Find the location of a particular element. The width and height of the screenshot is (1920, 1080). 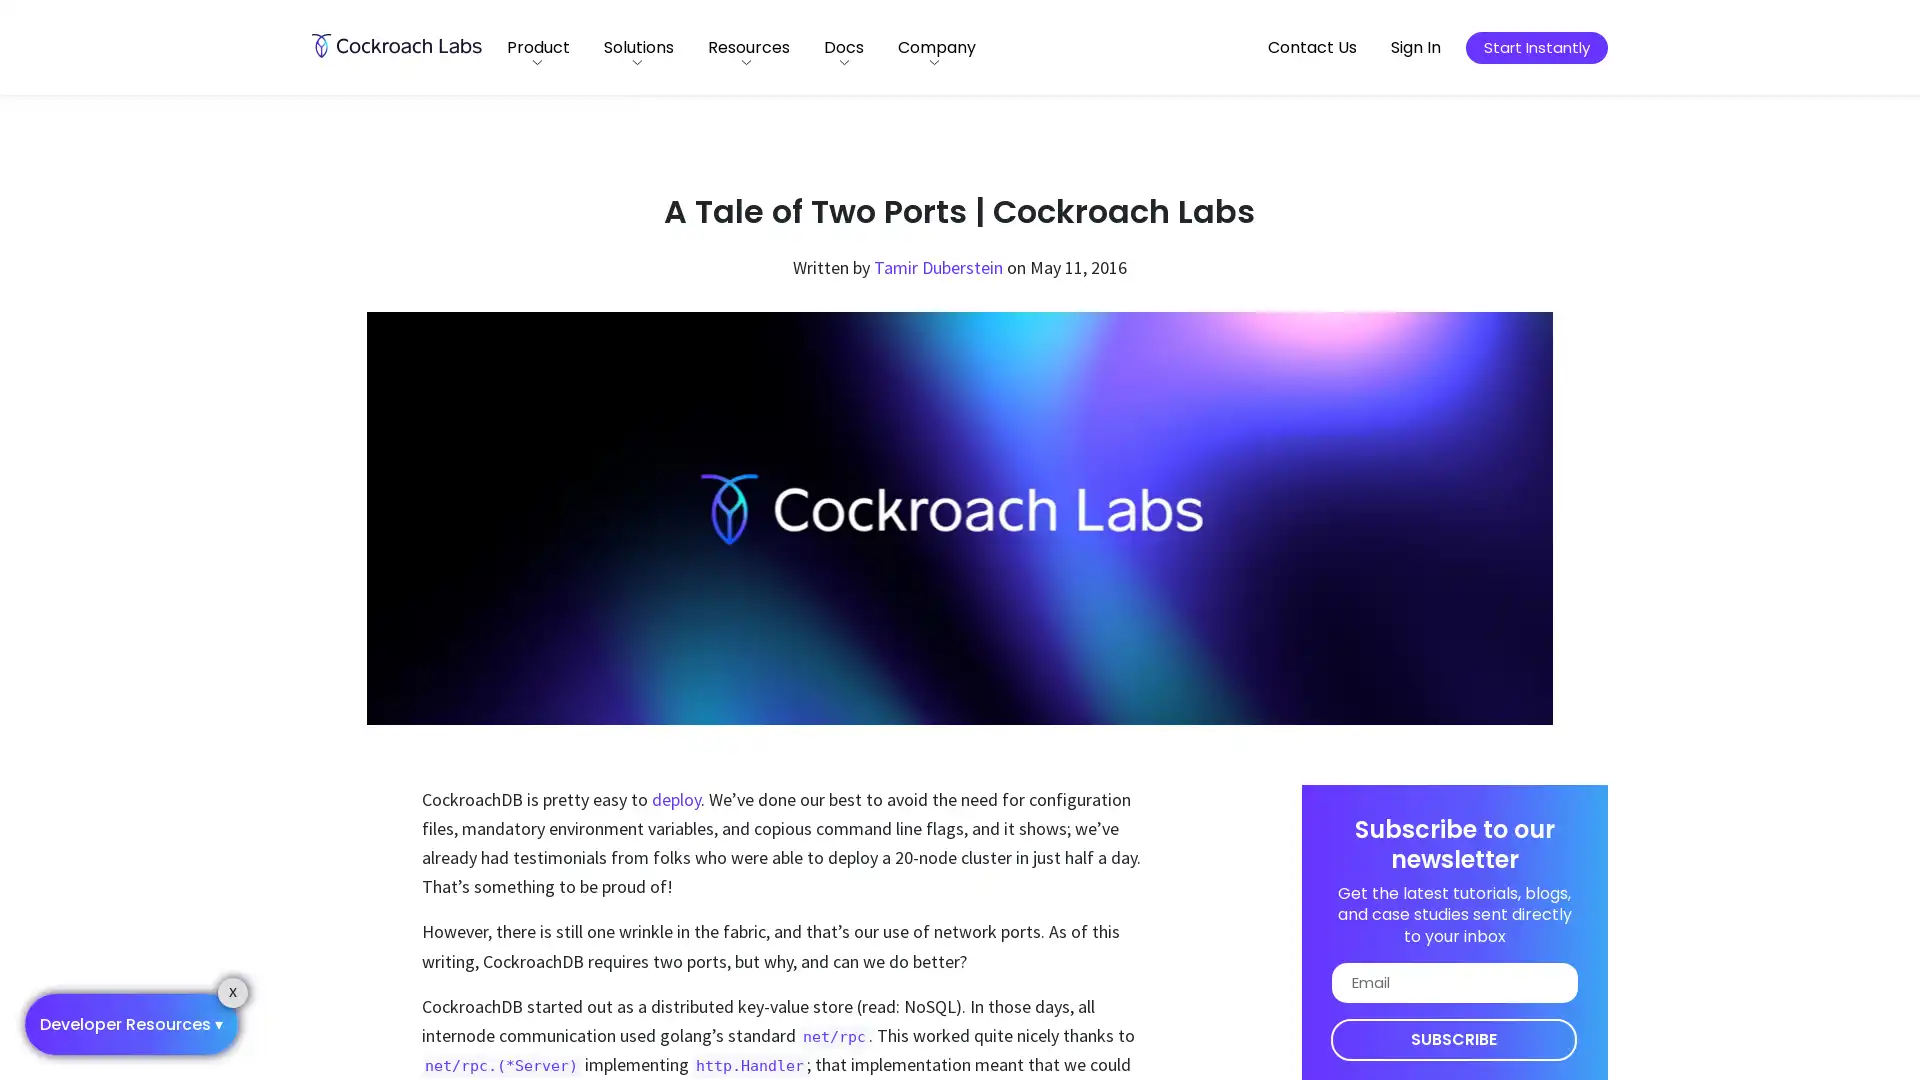

Contact Us is located at coordinates (1312, 46).